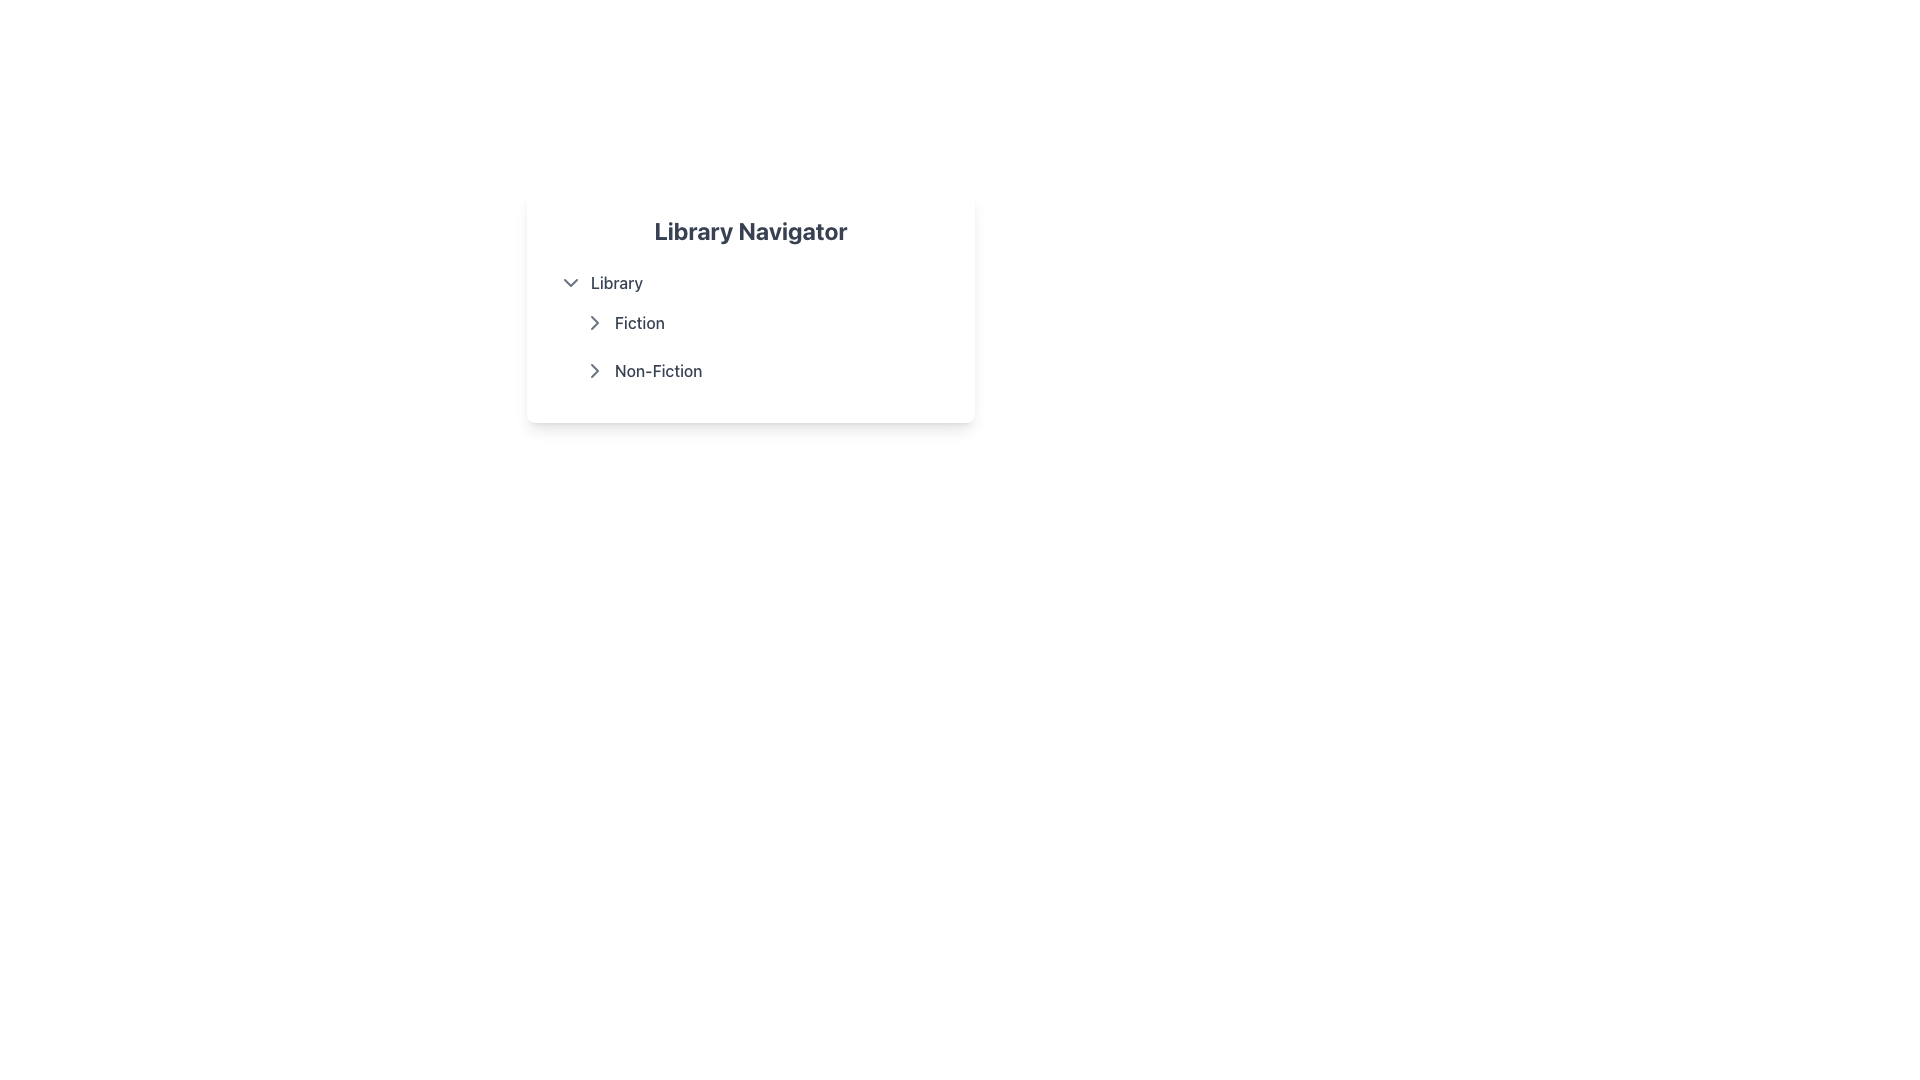 Image resolution: width=1920 pixels, height=1080 pixels. Describe the element at coordinates (594, 322) in the screenshot. I see `the expansion control button located to the left of the 'Fiction' text in the library navigation list` at that location.